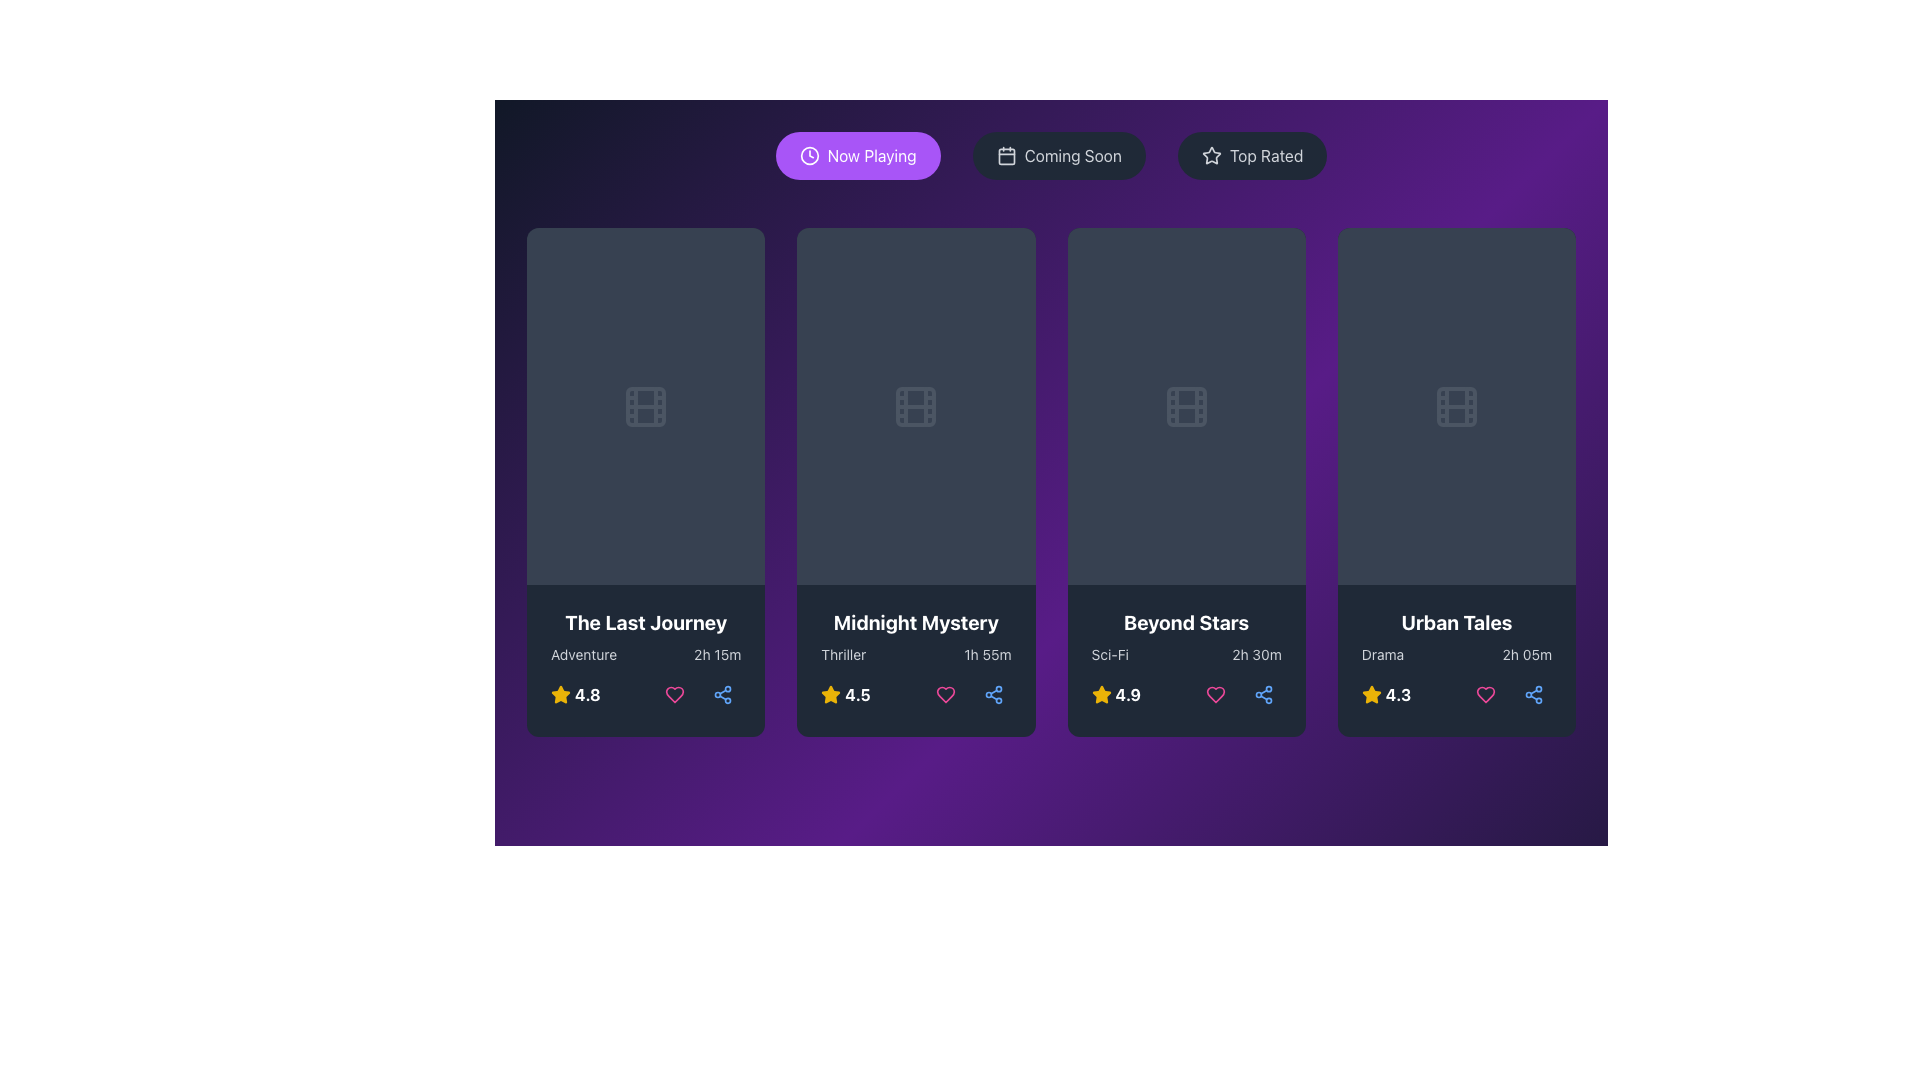 This screenshot has width=1920, height=1080. I want to click on the genre or category label text element located at the bottom left of the horizontal card, which precedes another text element displaying '2h 15m', so click(583, 655).